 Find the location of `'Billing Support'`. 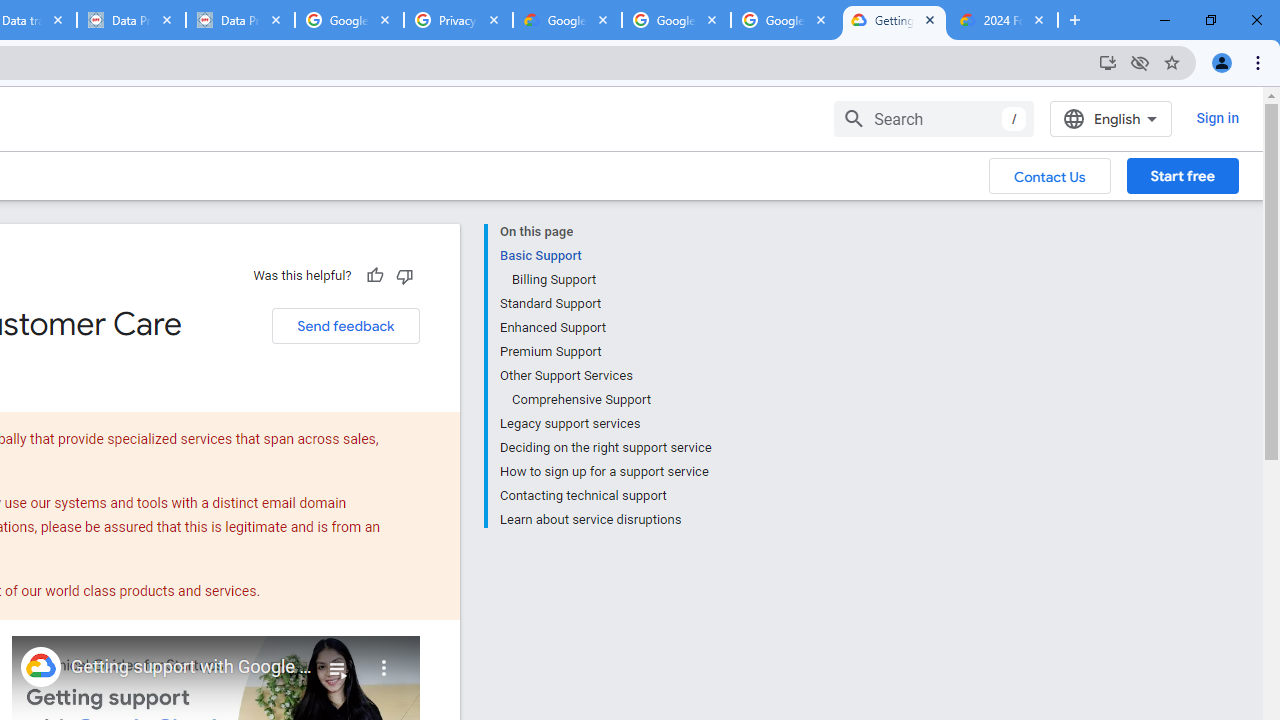

'Billing Support' is located at coordinates (610, 280).